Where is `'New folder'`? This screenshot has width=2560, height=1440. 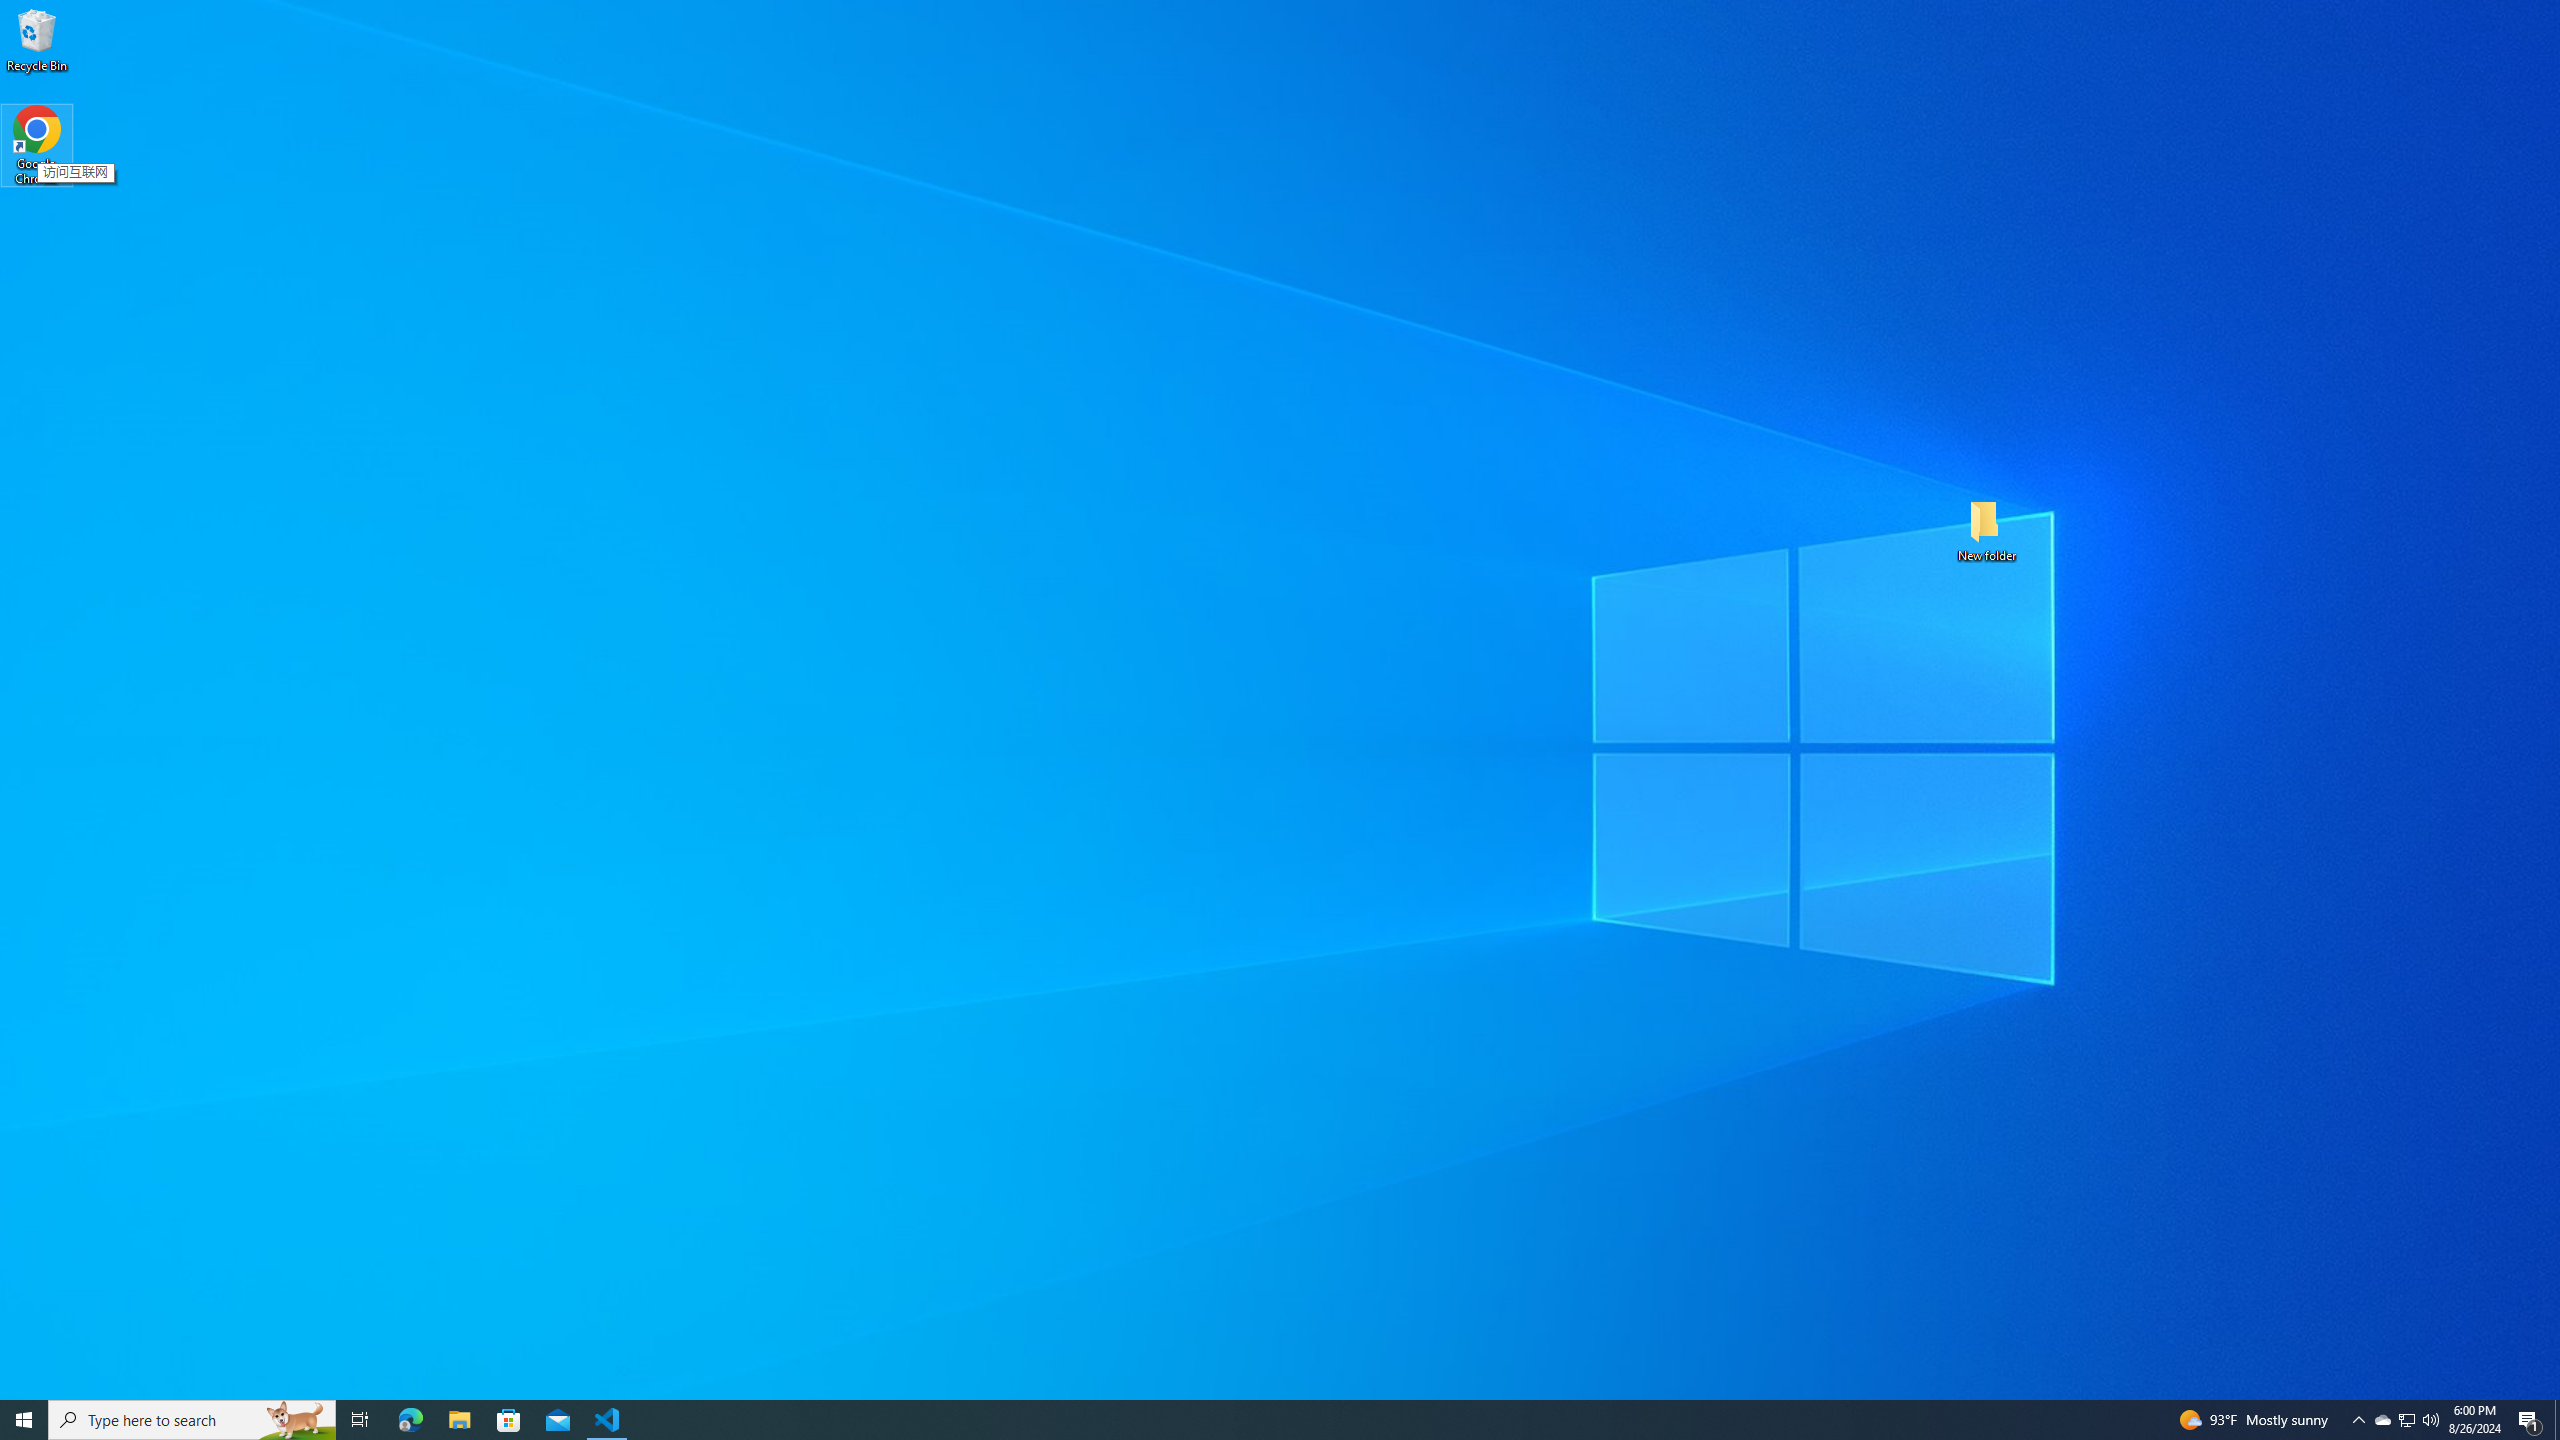 'New folder' is located at coordinates (1986, 528).